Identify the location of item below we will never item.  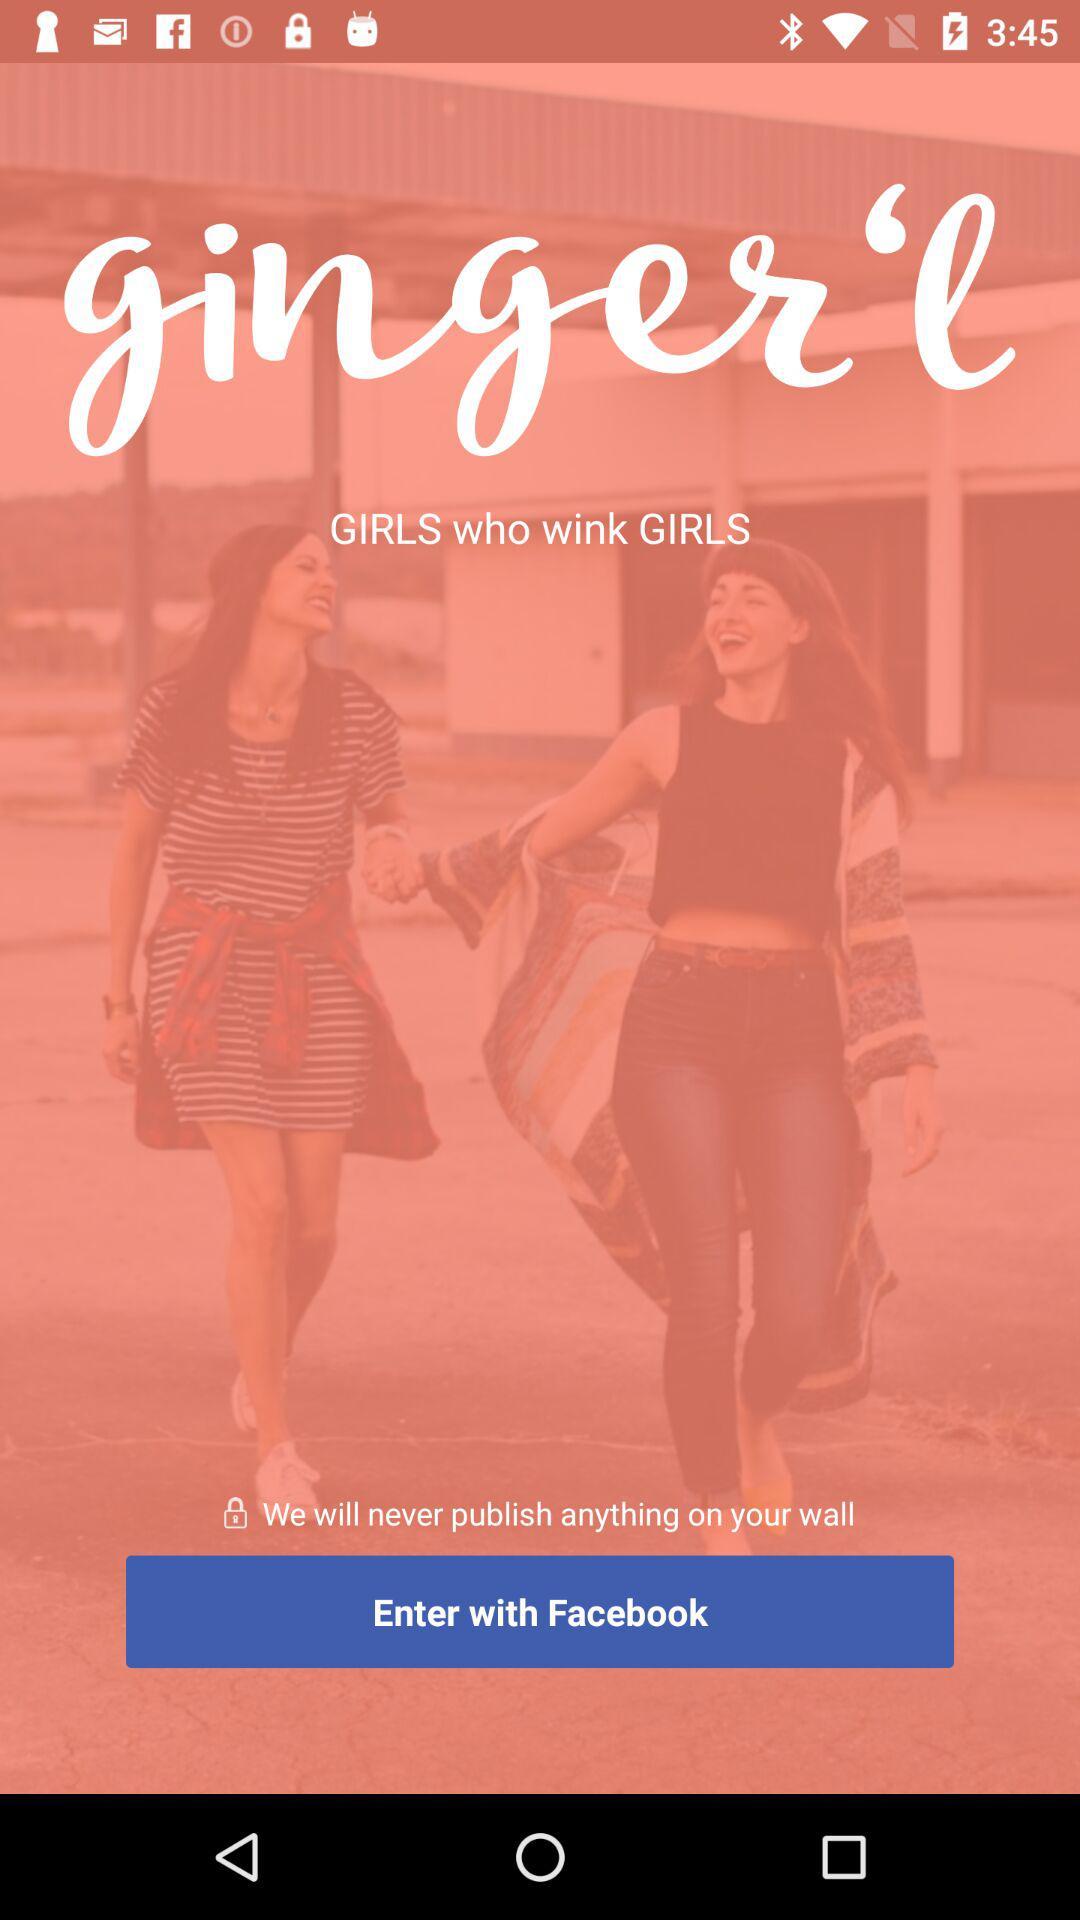
(540, 1611).